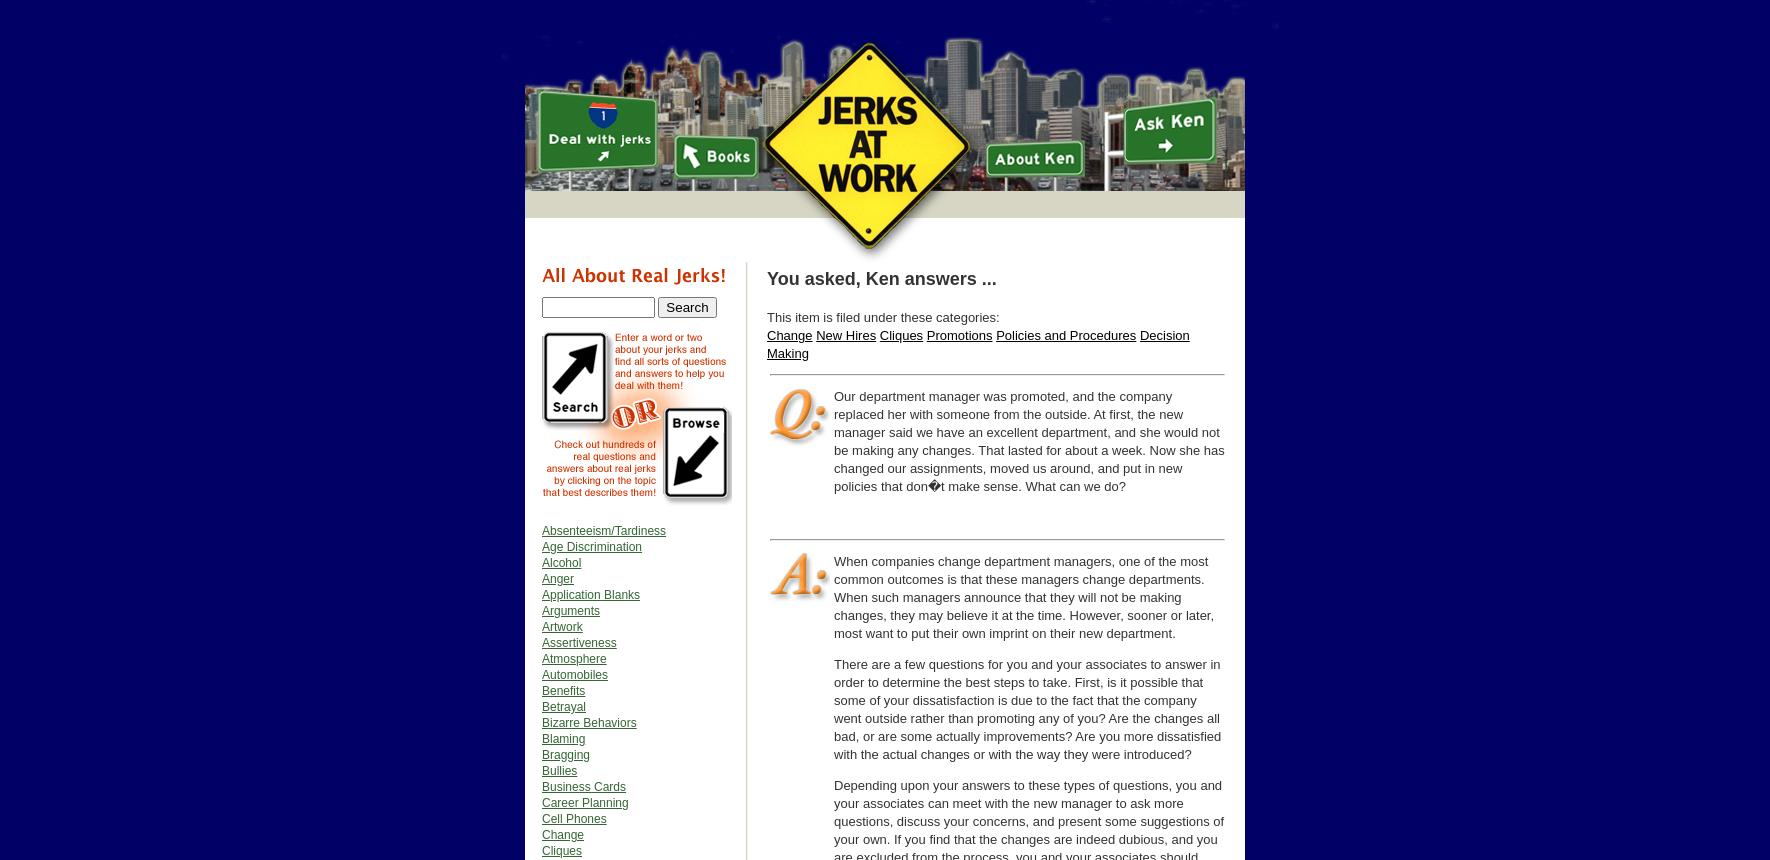  What do you see at coordinates (1028, 441) in the screenshot?
I see `'Our department manager was promoted, and the company replaced her with someone from the outside. At first, the new manager said we have an excellent department, and she would not be making any changes. That lasted for about a week. Now she has changed our assignments, moved us around, and put in new policies that don�t make sense. What can we do?'` at bounding box center [1028, 441].